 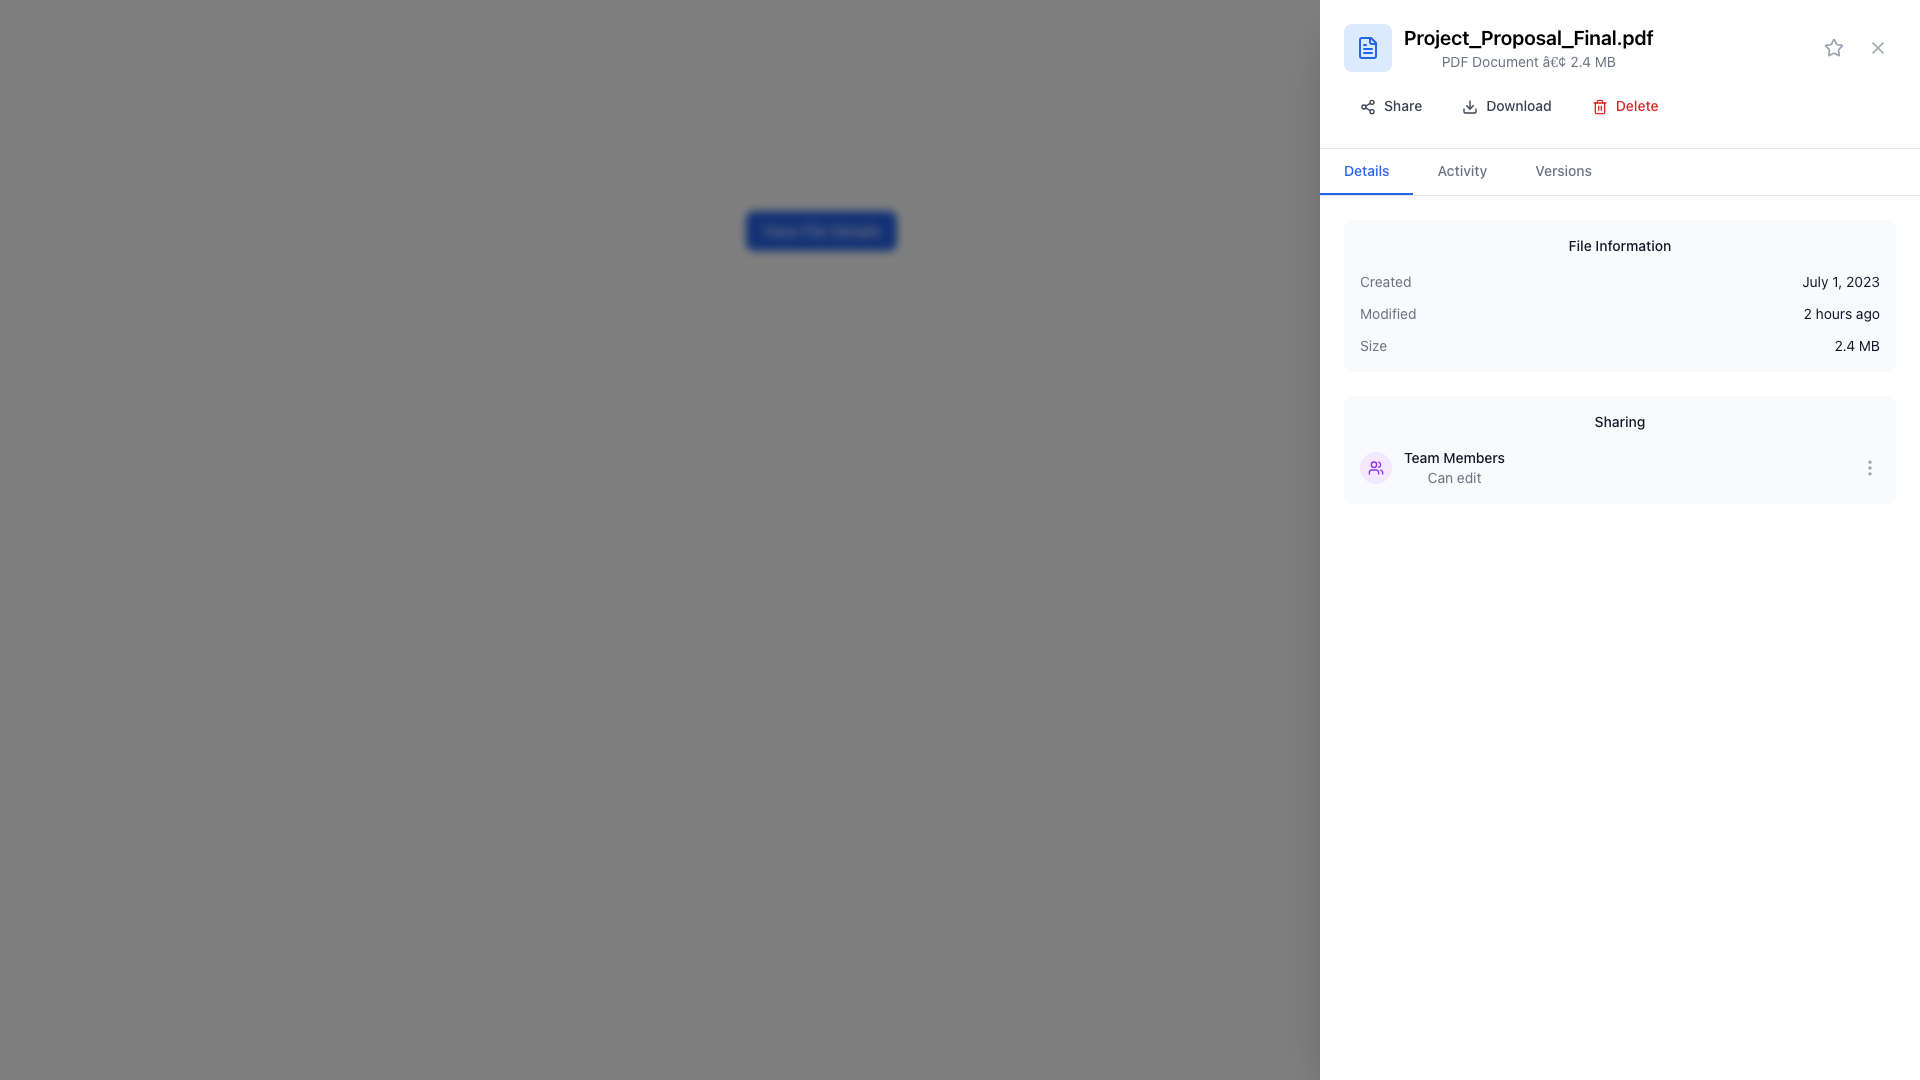 What do you see at coordinates (1876, 46) in the screenshot?
I see `the minimalistic 'X' mark graphic located in the top right corner of the sidebar, which is part of the close button functionality` at bounding box center [1876, 46].